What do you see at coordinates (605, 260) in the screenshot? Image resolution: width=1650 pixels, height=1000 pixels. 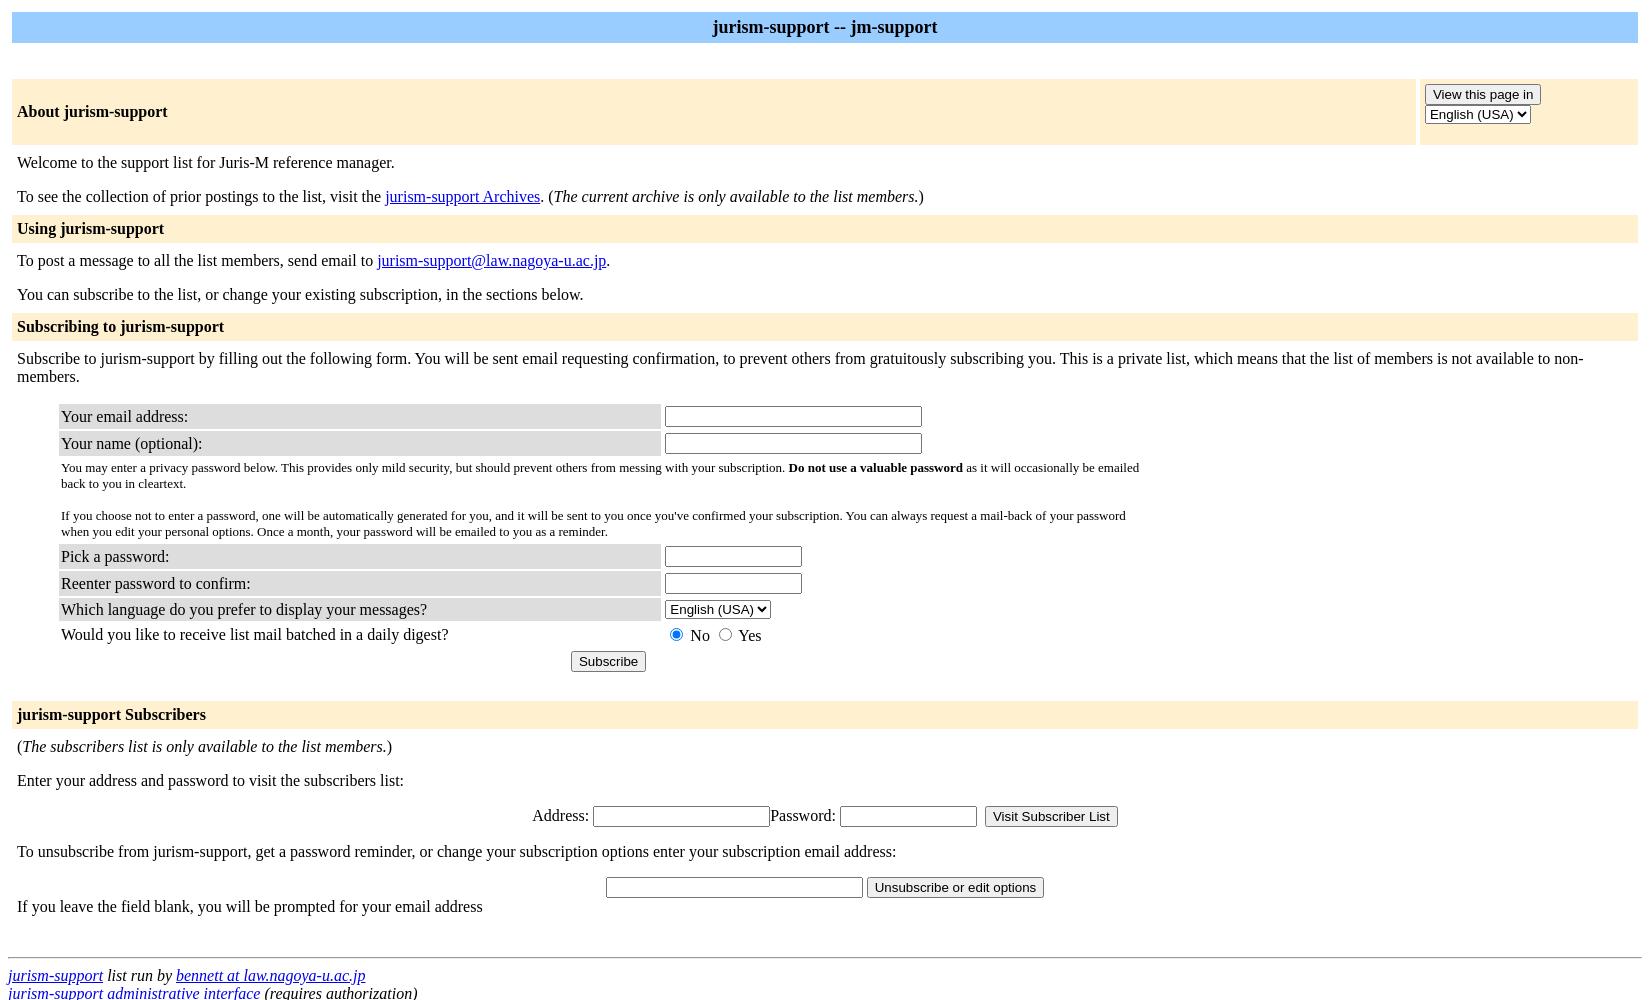 I see `'.'` at bounding box center [605, 260].